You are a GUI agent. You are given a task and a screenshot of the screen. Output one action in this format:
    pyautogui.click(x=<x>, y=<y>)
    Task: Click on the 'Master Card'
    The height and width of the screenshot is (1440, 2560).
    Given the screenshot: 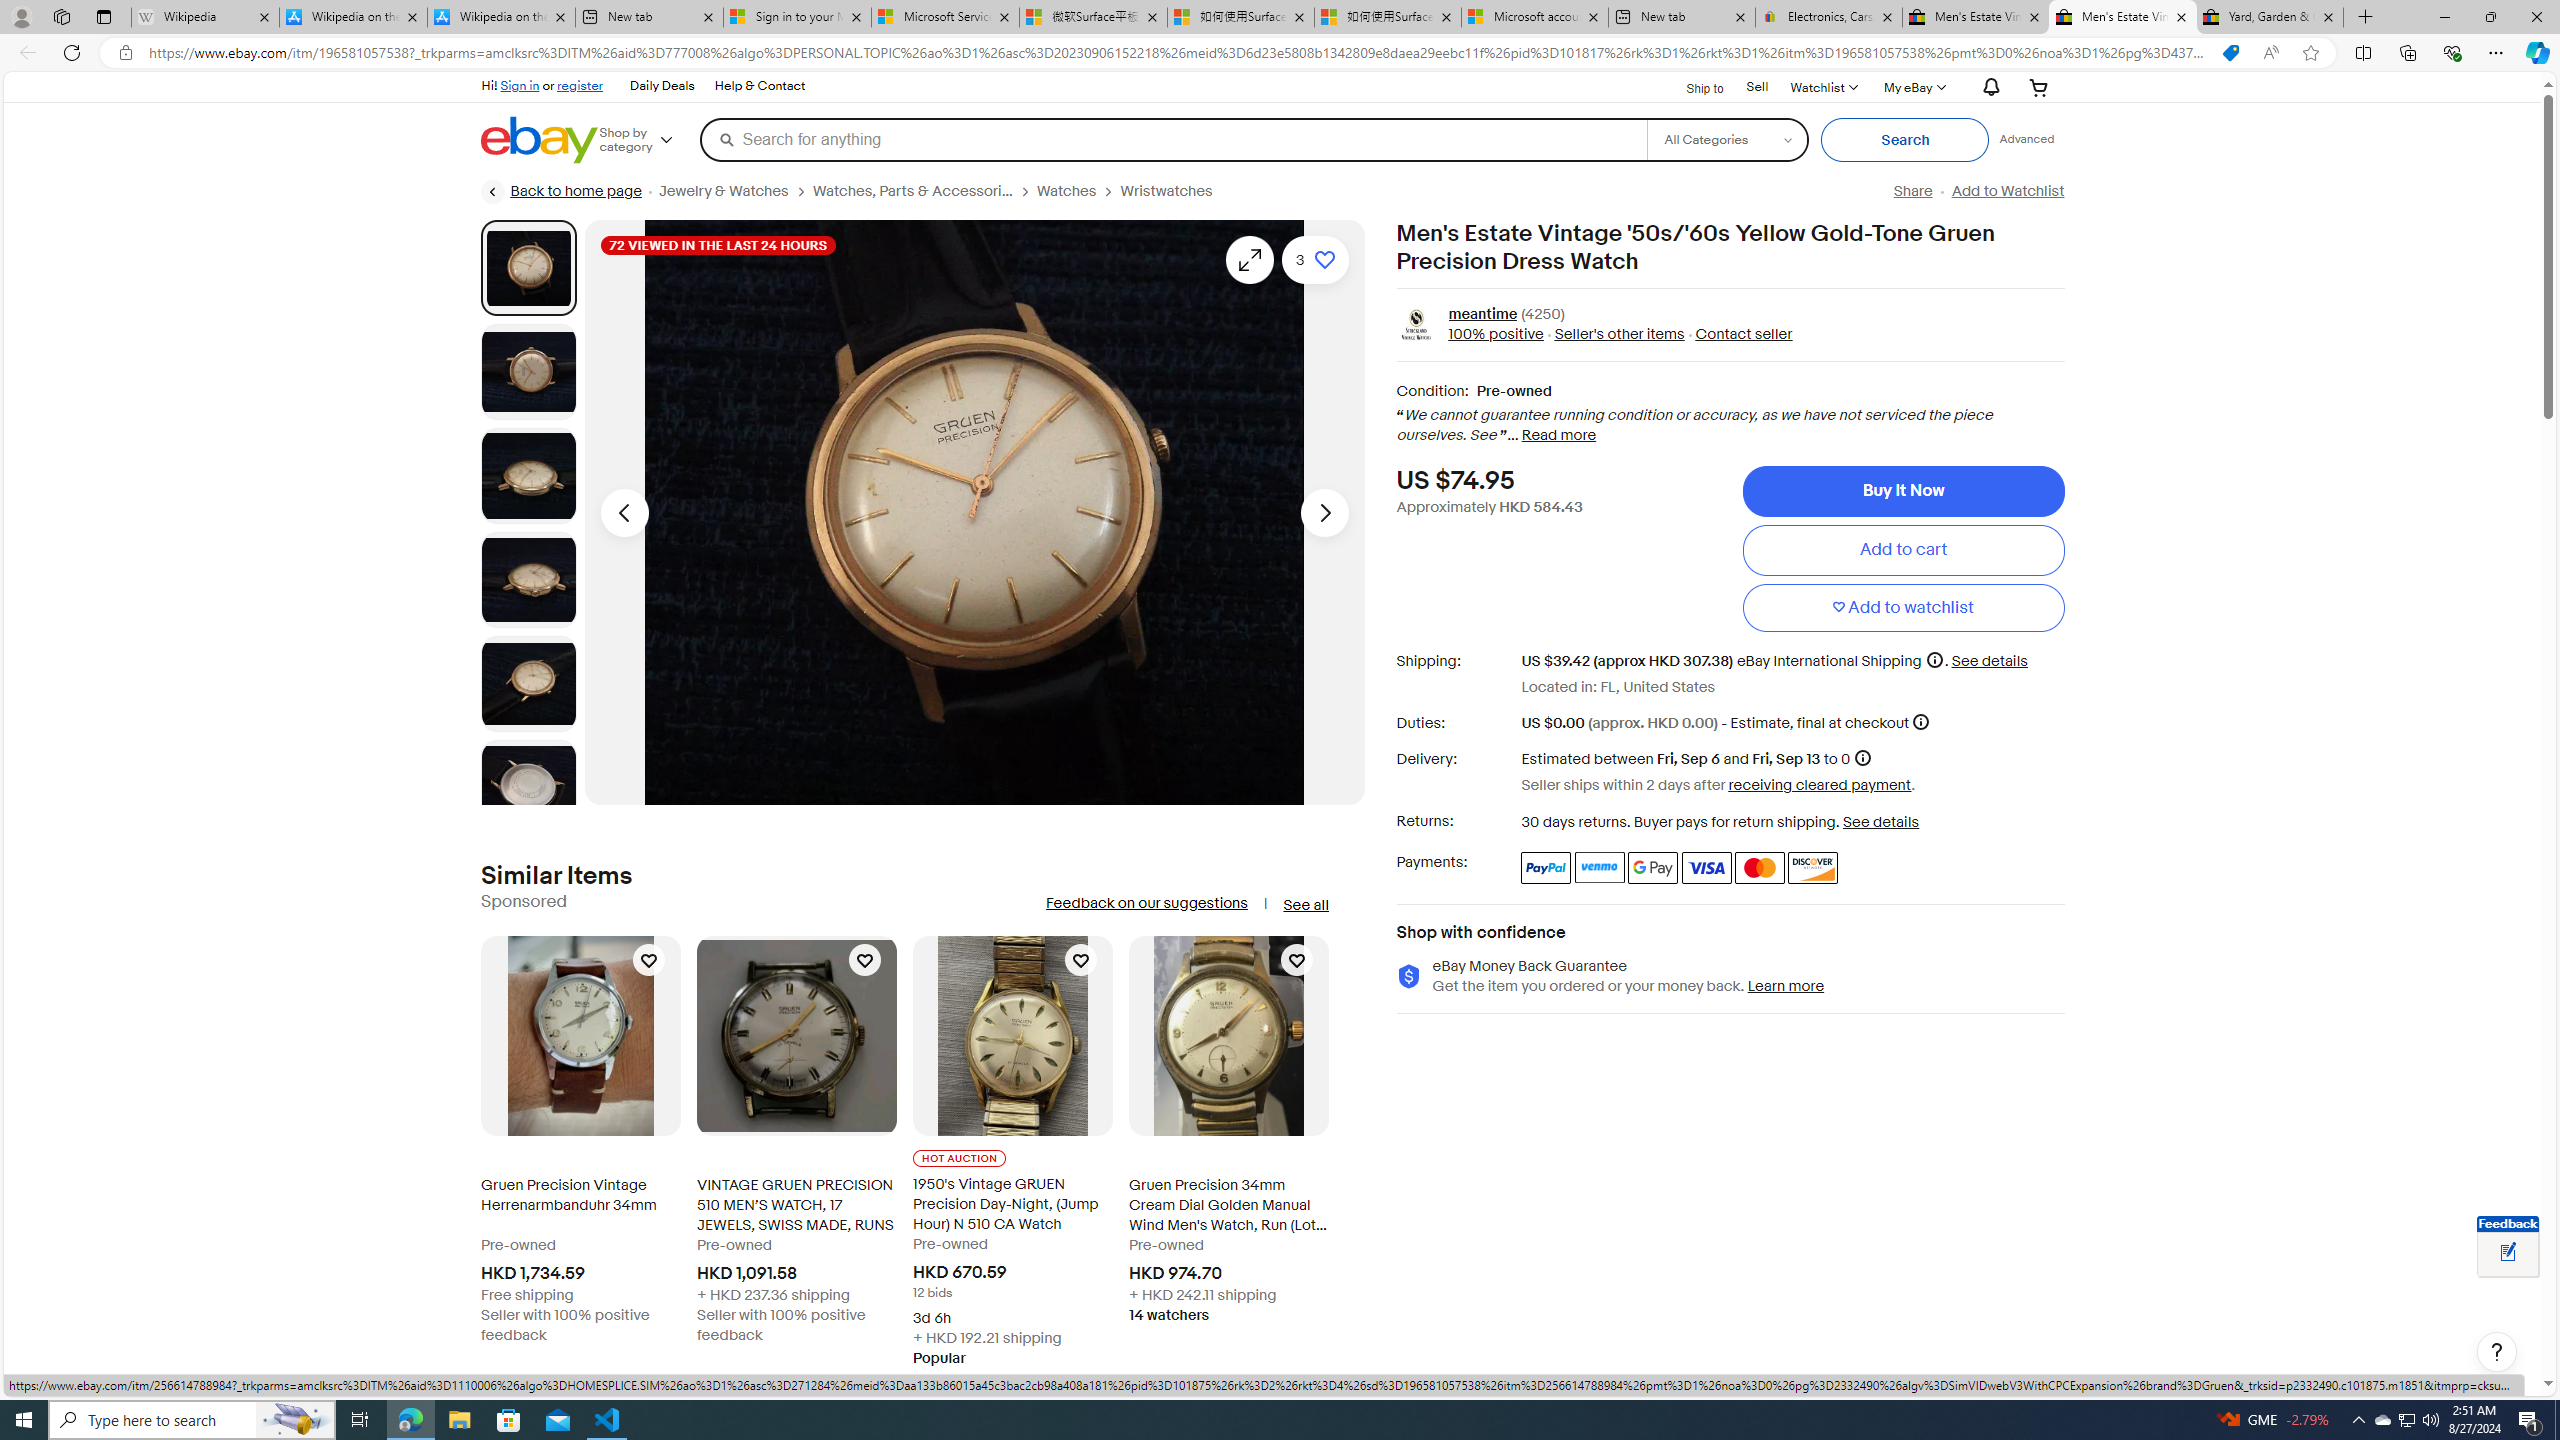 What is the action you would take?
    pyautogui.click(x=1757, y=866)
    